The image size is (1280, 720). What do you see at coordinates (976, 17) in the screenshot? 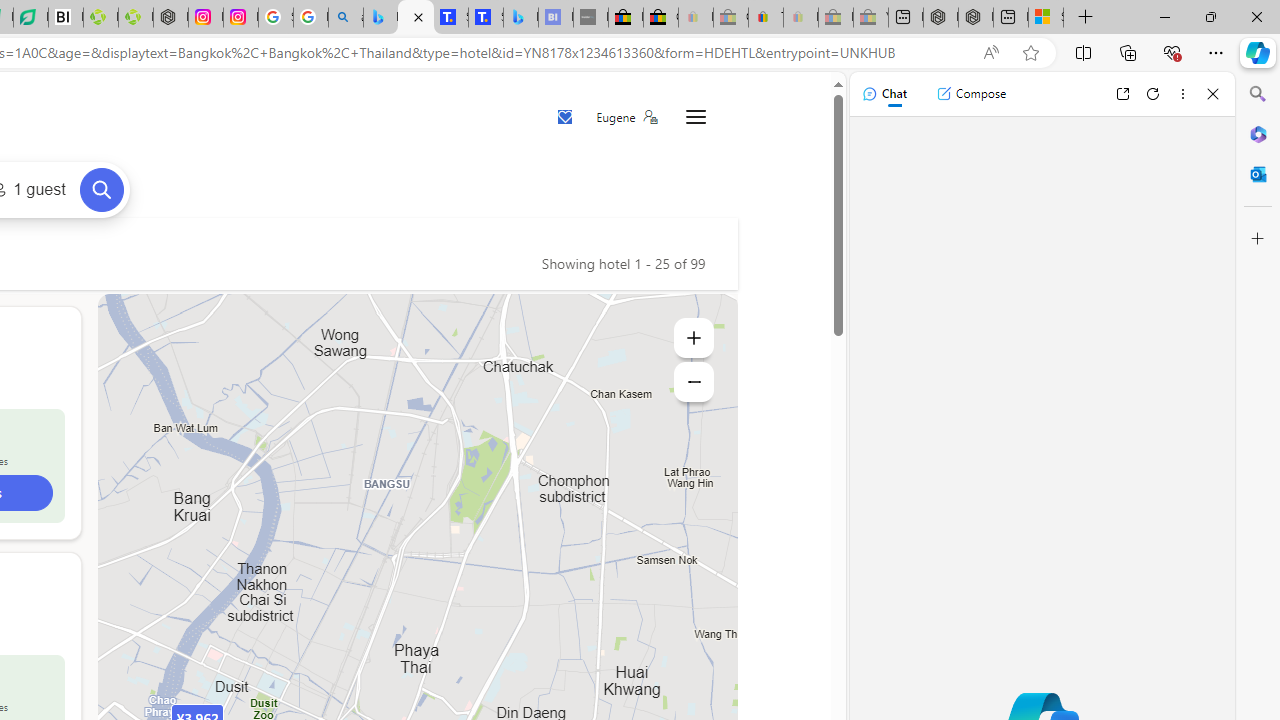
I see `'Nordace - Summer Adventures 2024'` at bounding box center [976, 17].